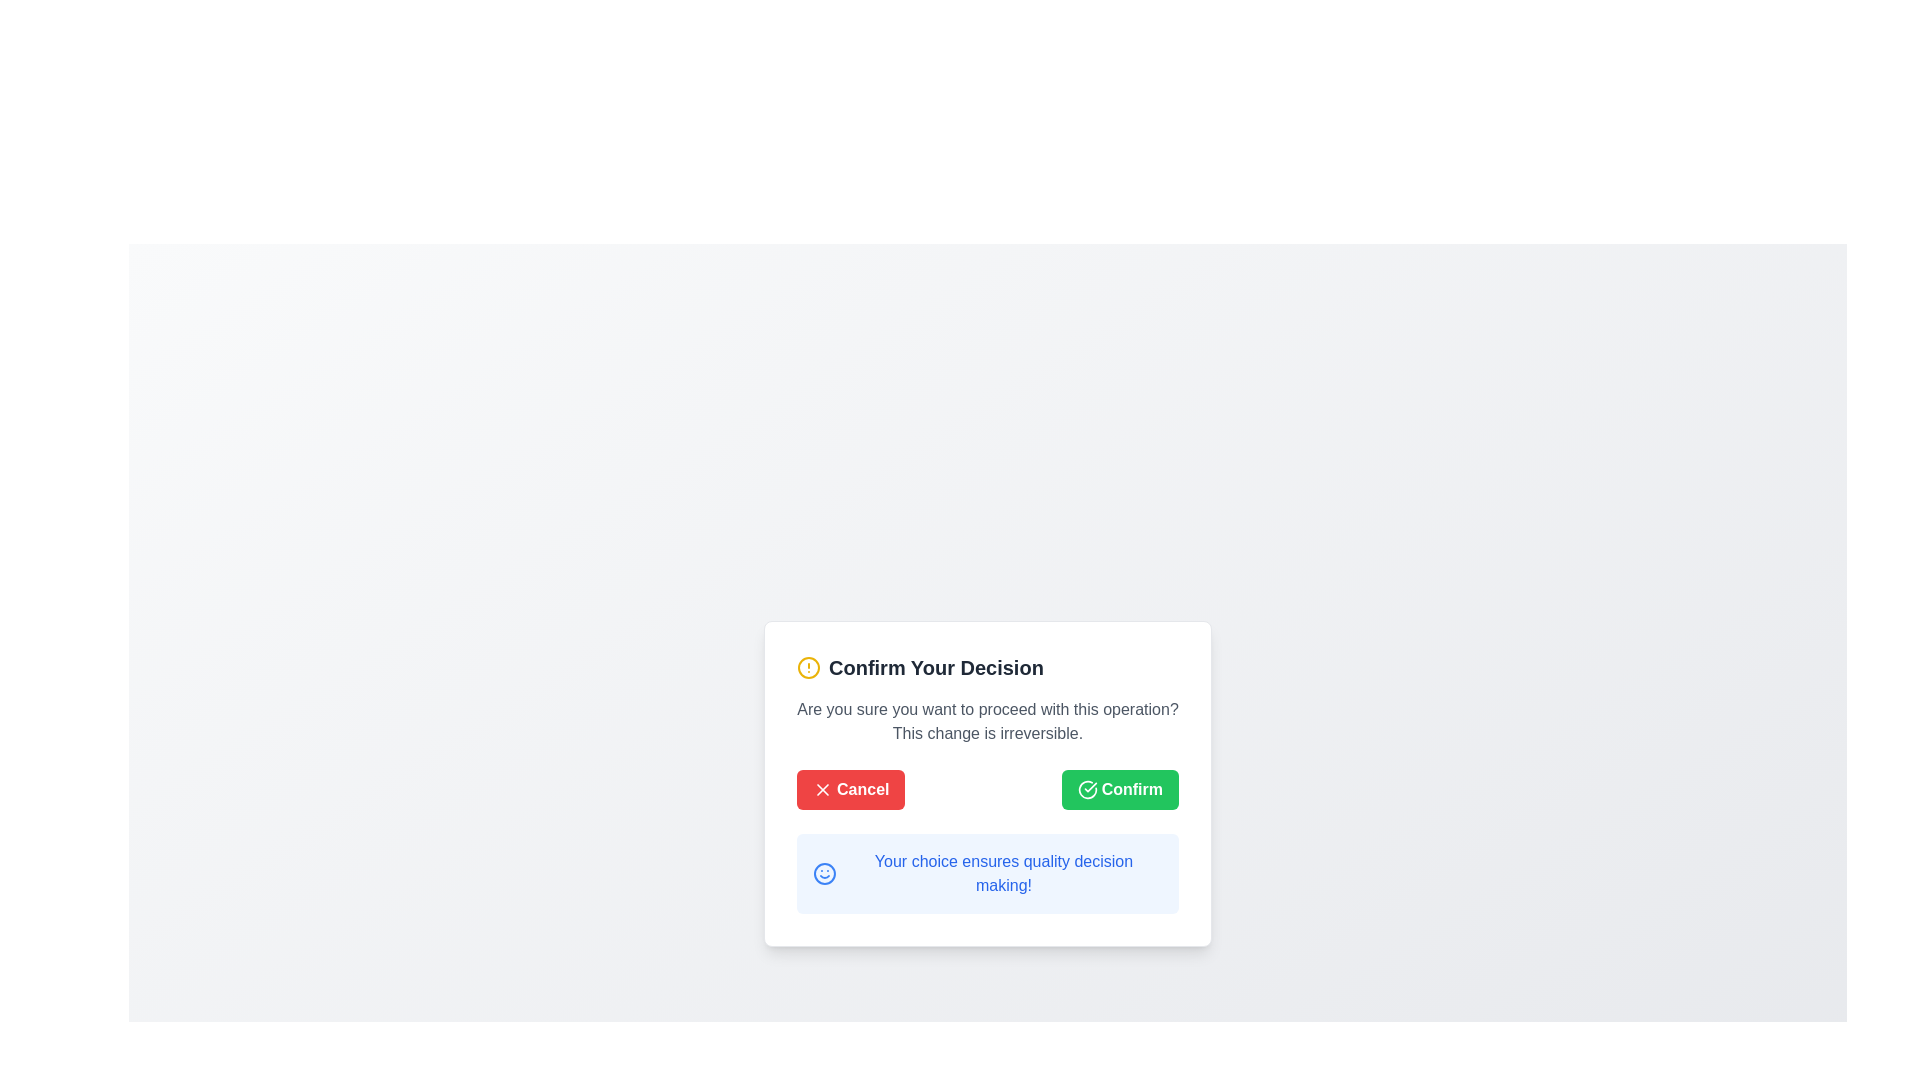  What do you see at coordinates (1086, 789) in the screenshot?
I see `the checkmark icon located to the left of the 'Confirm' text within the green 'Confirm' button, which is positioned on the right side of the bottom section of the dialog box` at bounding box center [1086, 789].